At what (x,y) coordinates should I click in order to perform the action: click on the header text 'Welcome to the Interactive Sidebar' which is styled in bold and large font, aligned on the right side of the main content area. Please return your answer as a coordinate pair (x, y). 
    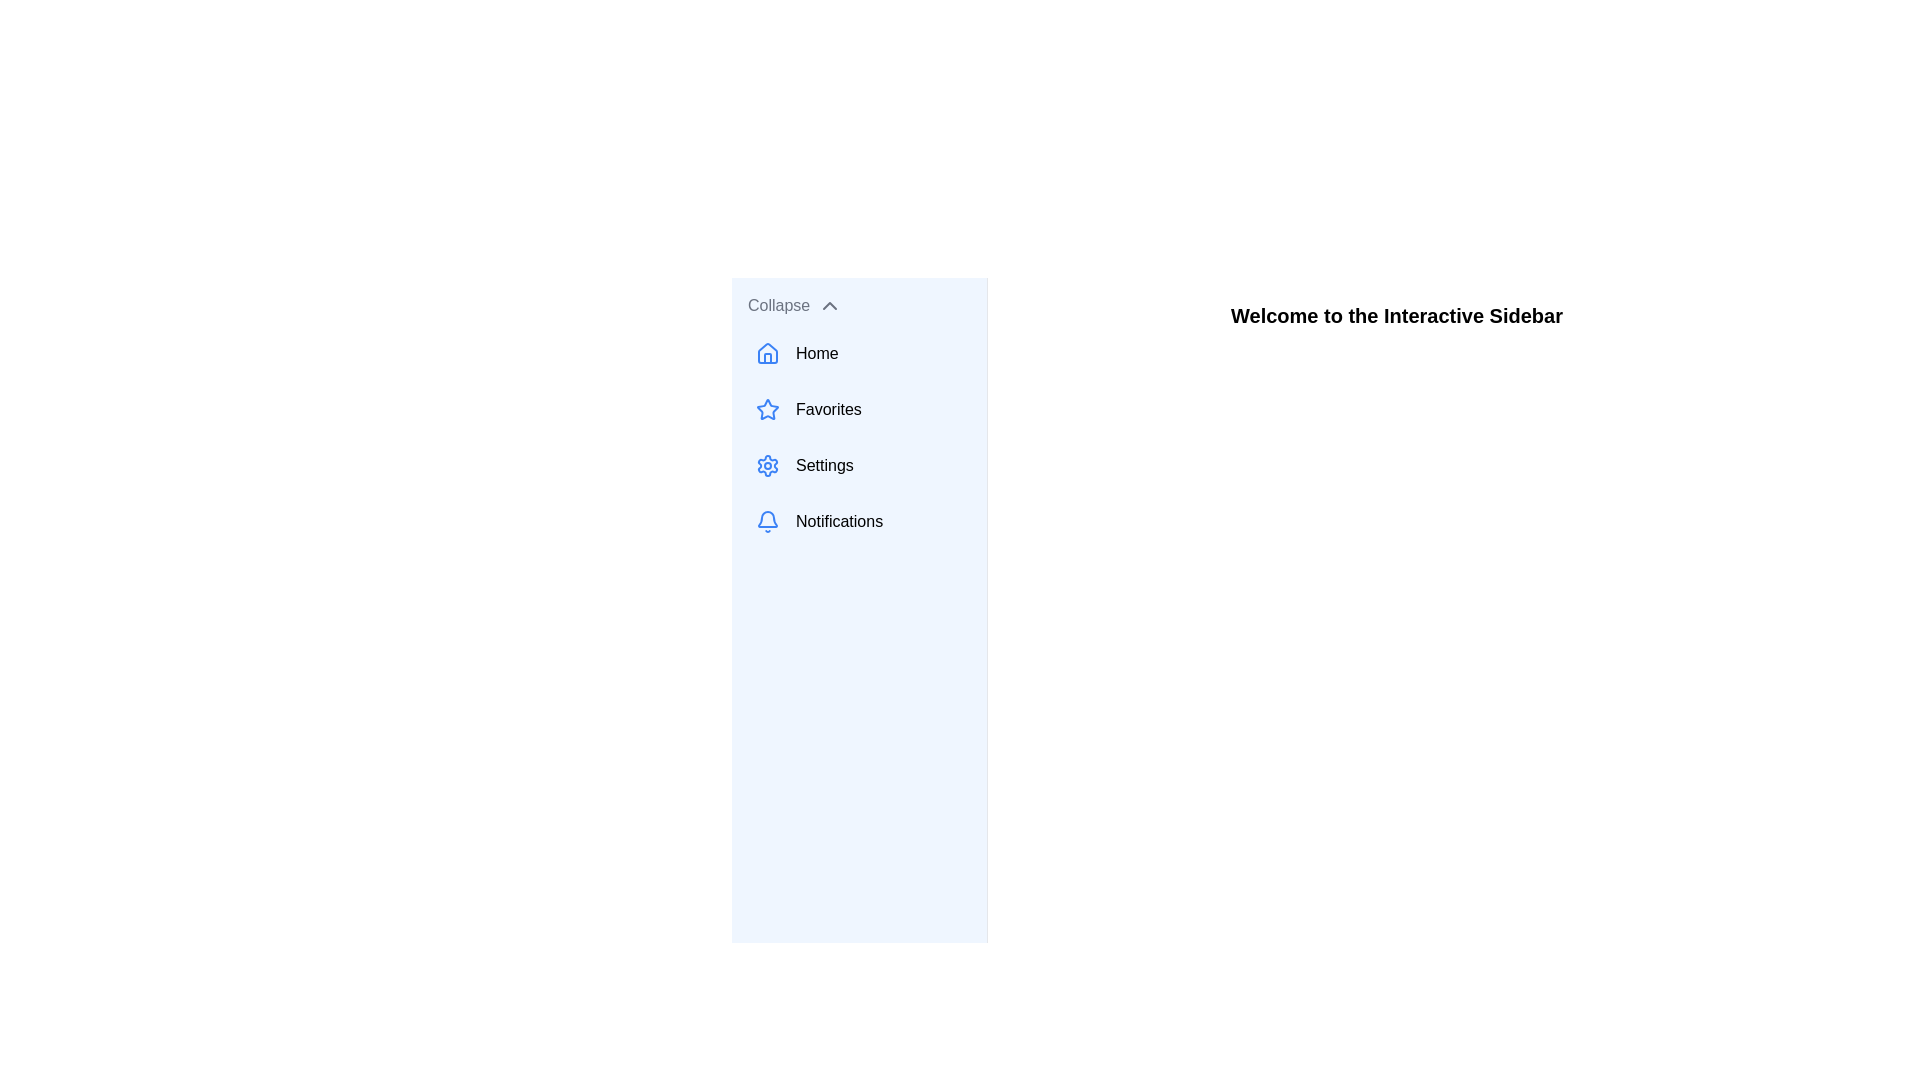
    Looking at the image, I should click on (1395, 315).